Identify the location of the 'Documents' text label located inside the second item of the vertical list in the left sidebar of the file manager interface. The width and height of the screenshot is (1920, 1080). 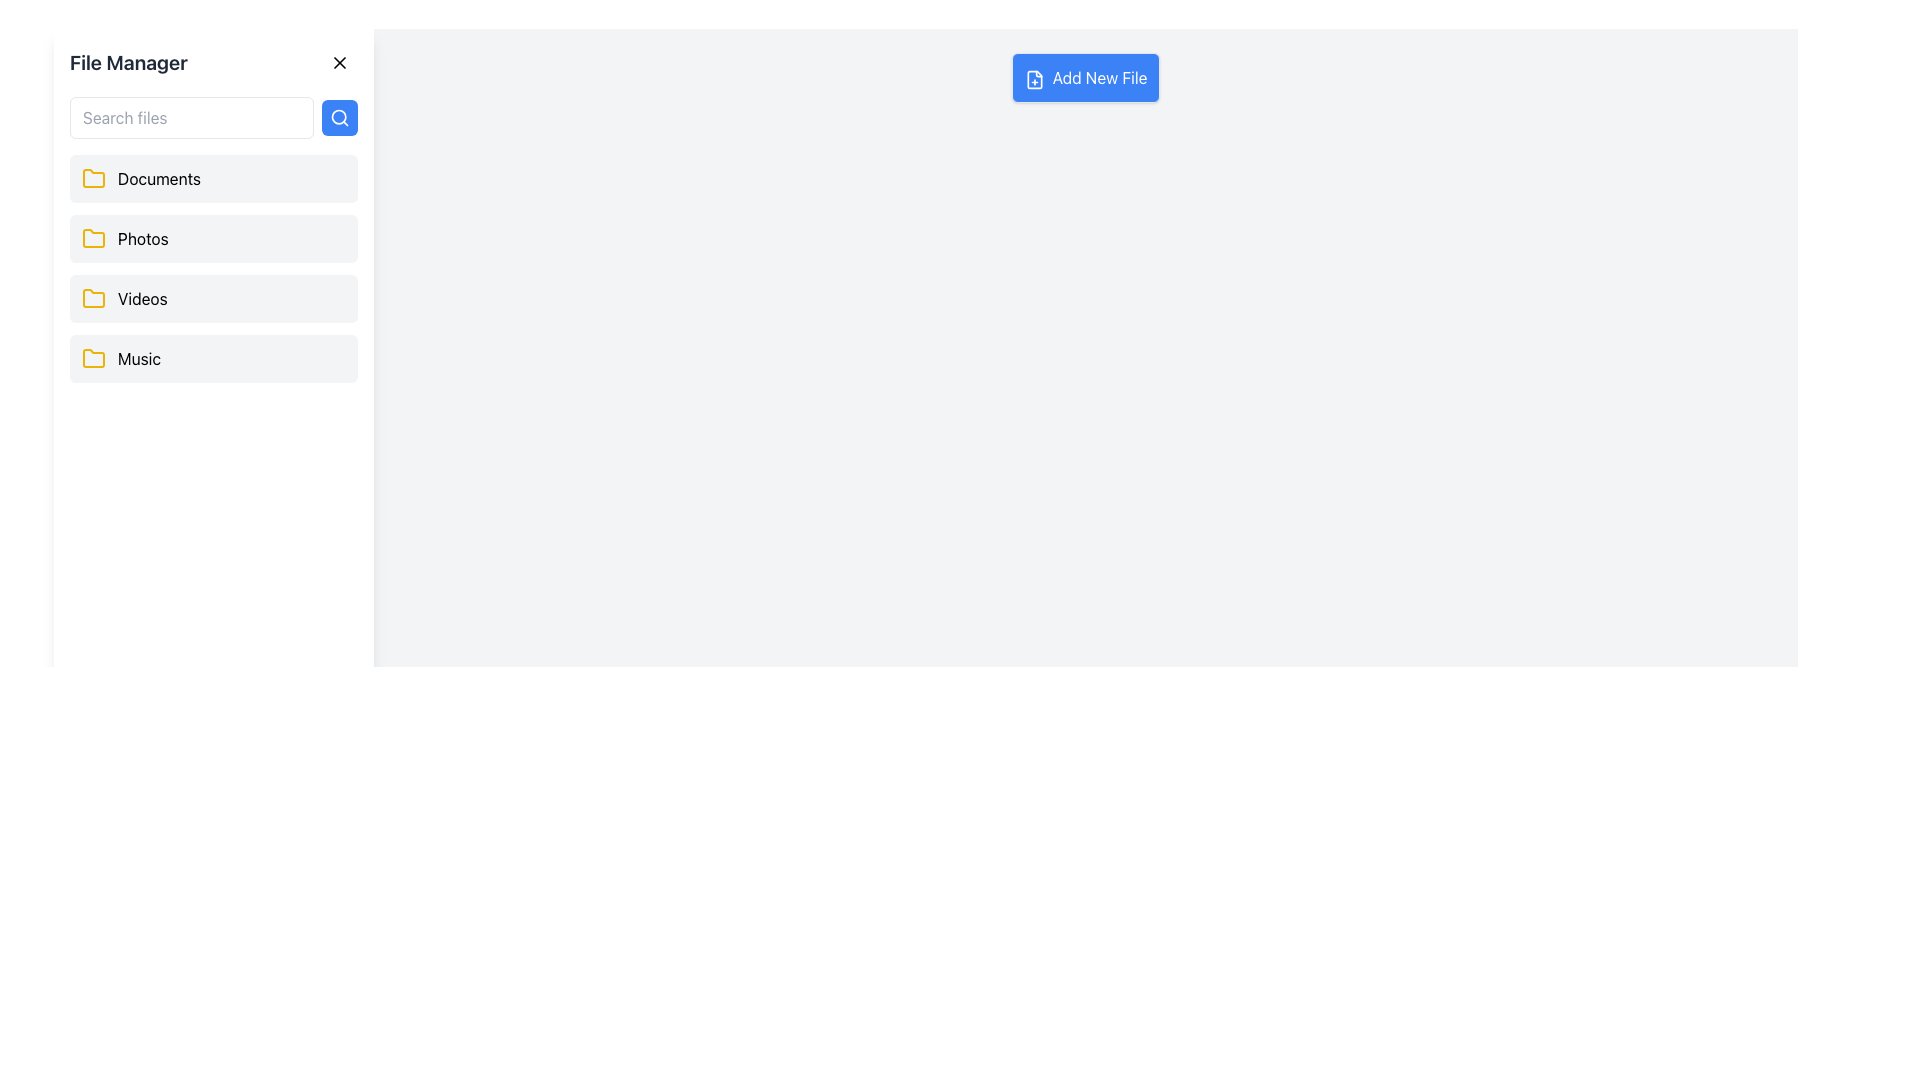
(158, 177).